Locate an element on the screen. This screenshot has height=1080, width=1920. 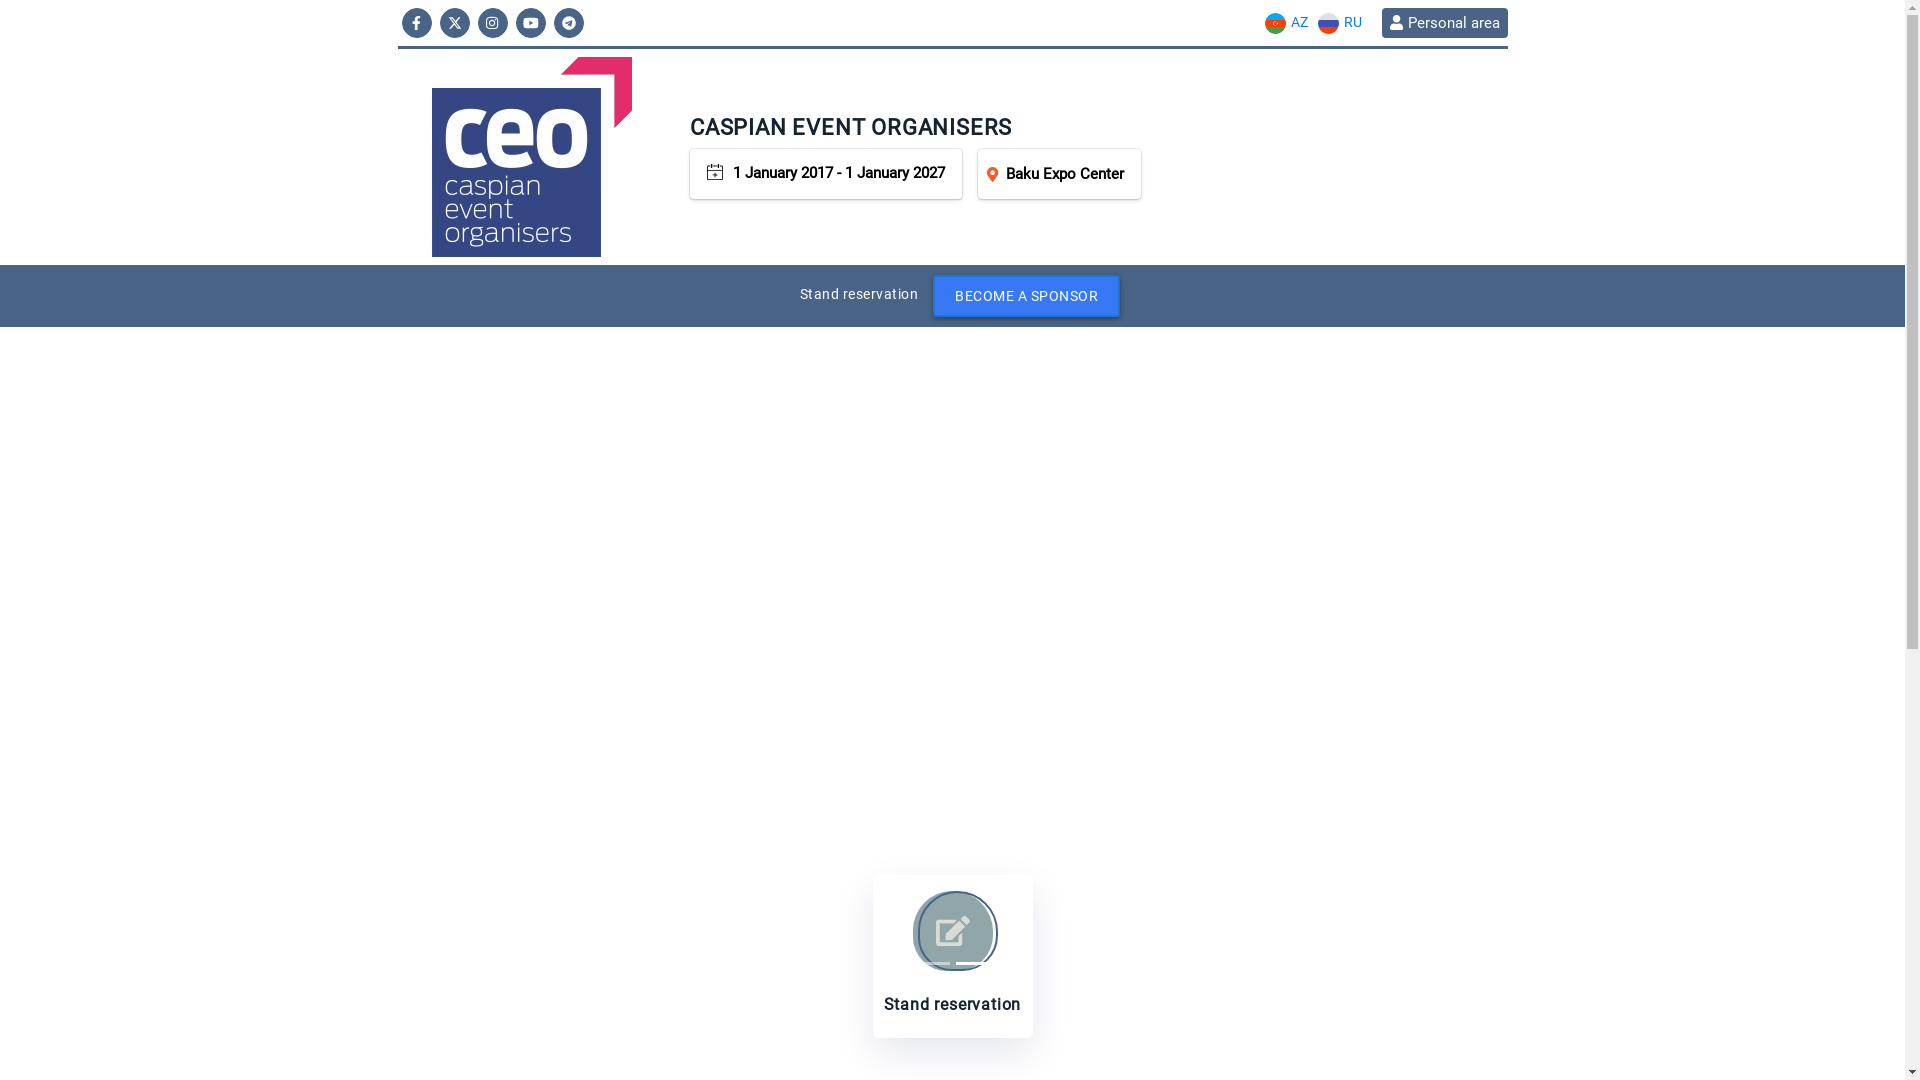
'Stand reservation' is located at coordinates (859, 293).